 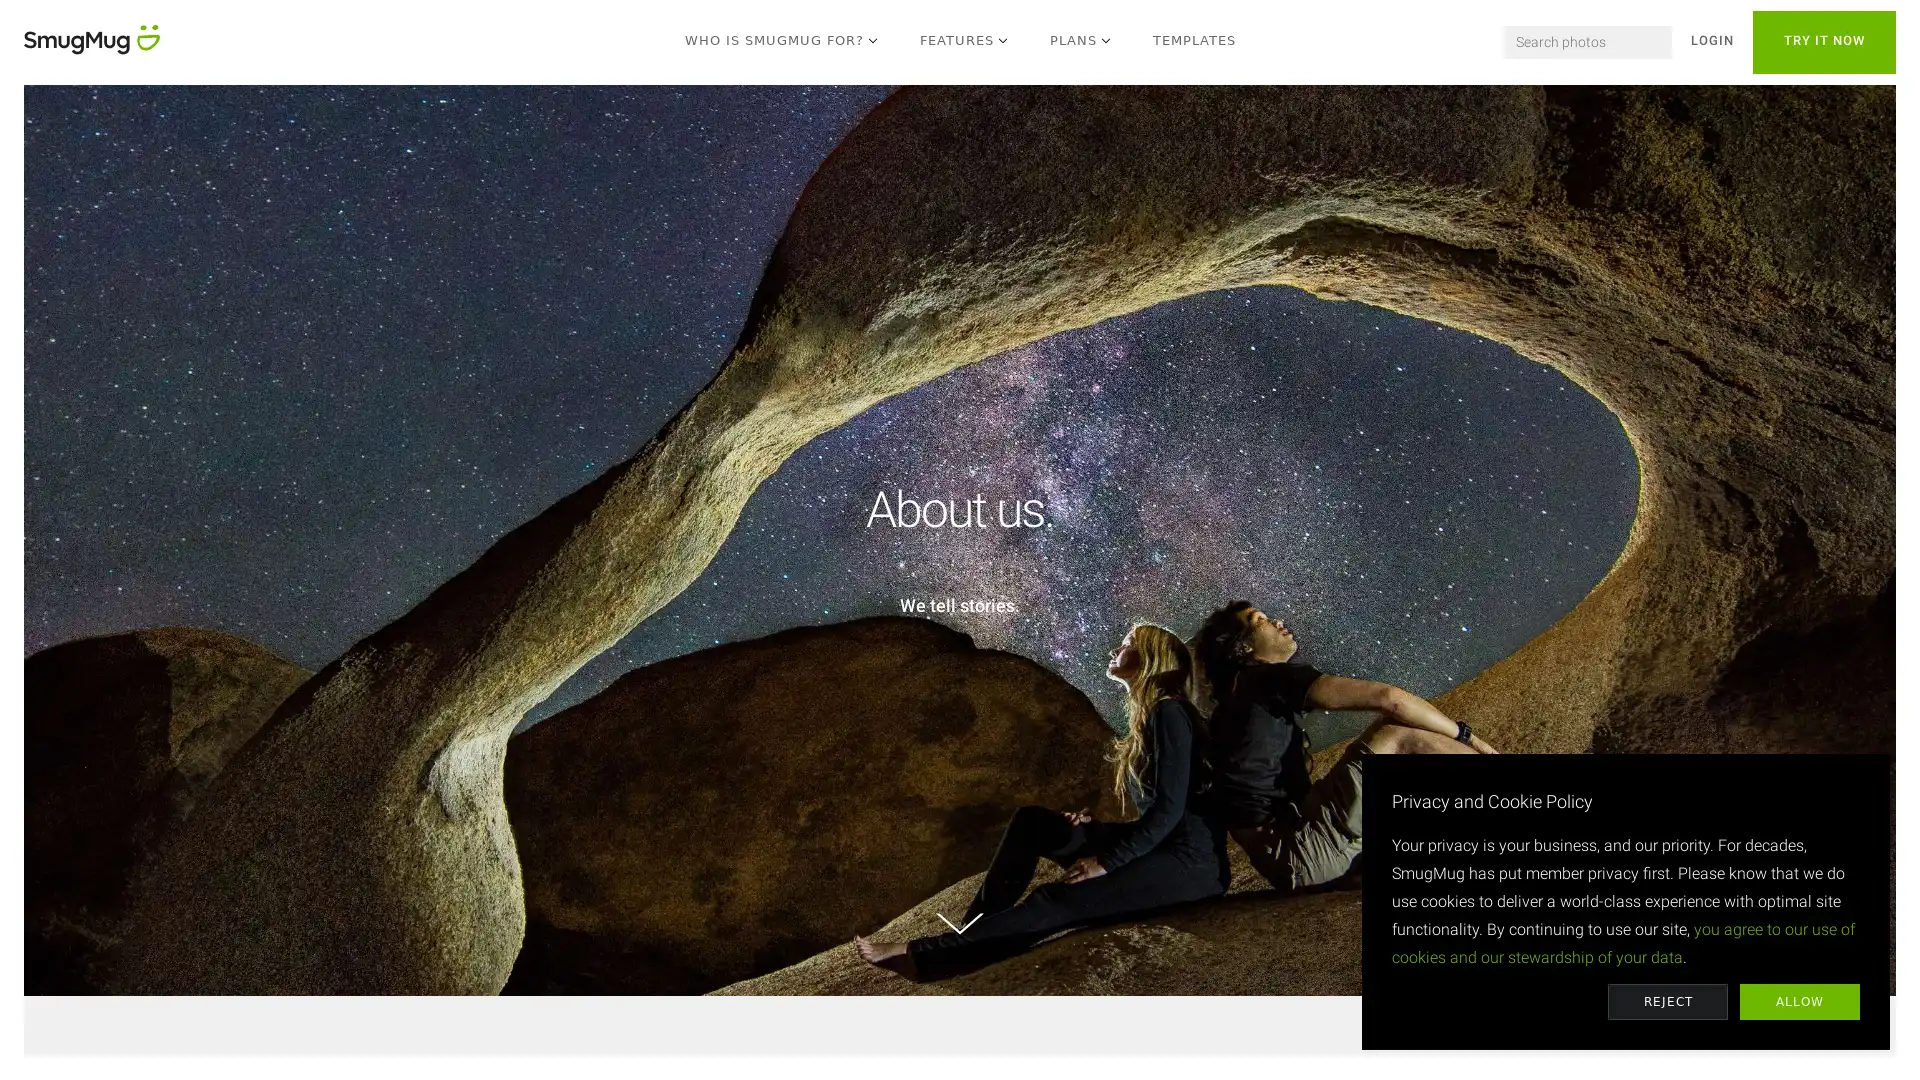 I want to click on WHO IS SMUGMUG FOR?, so click(x=781, y=42).